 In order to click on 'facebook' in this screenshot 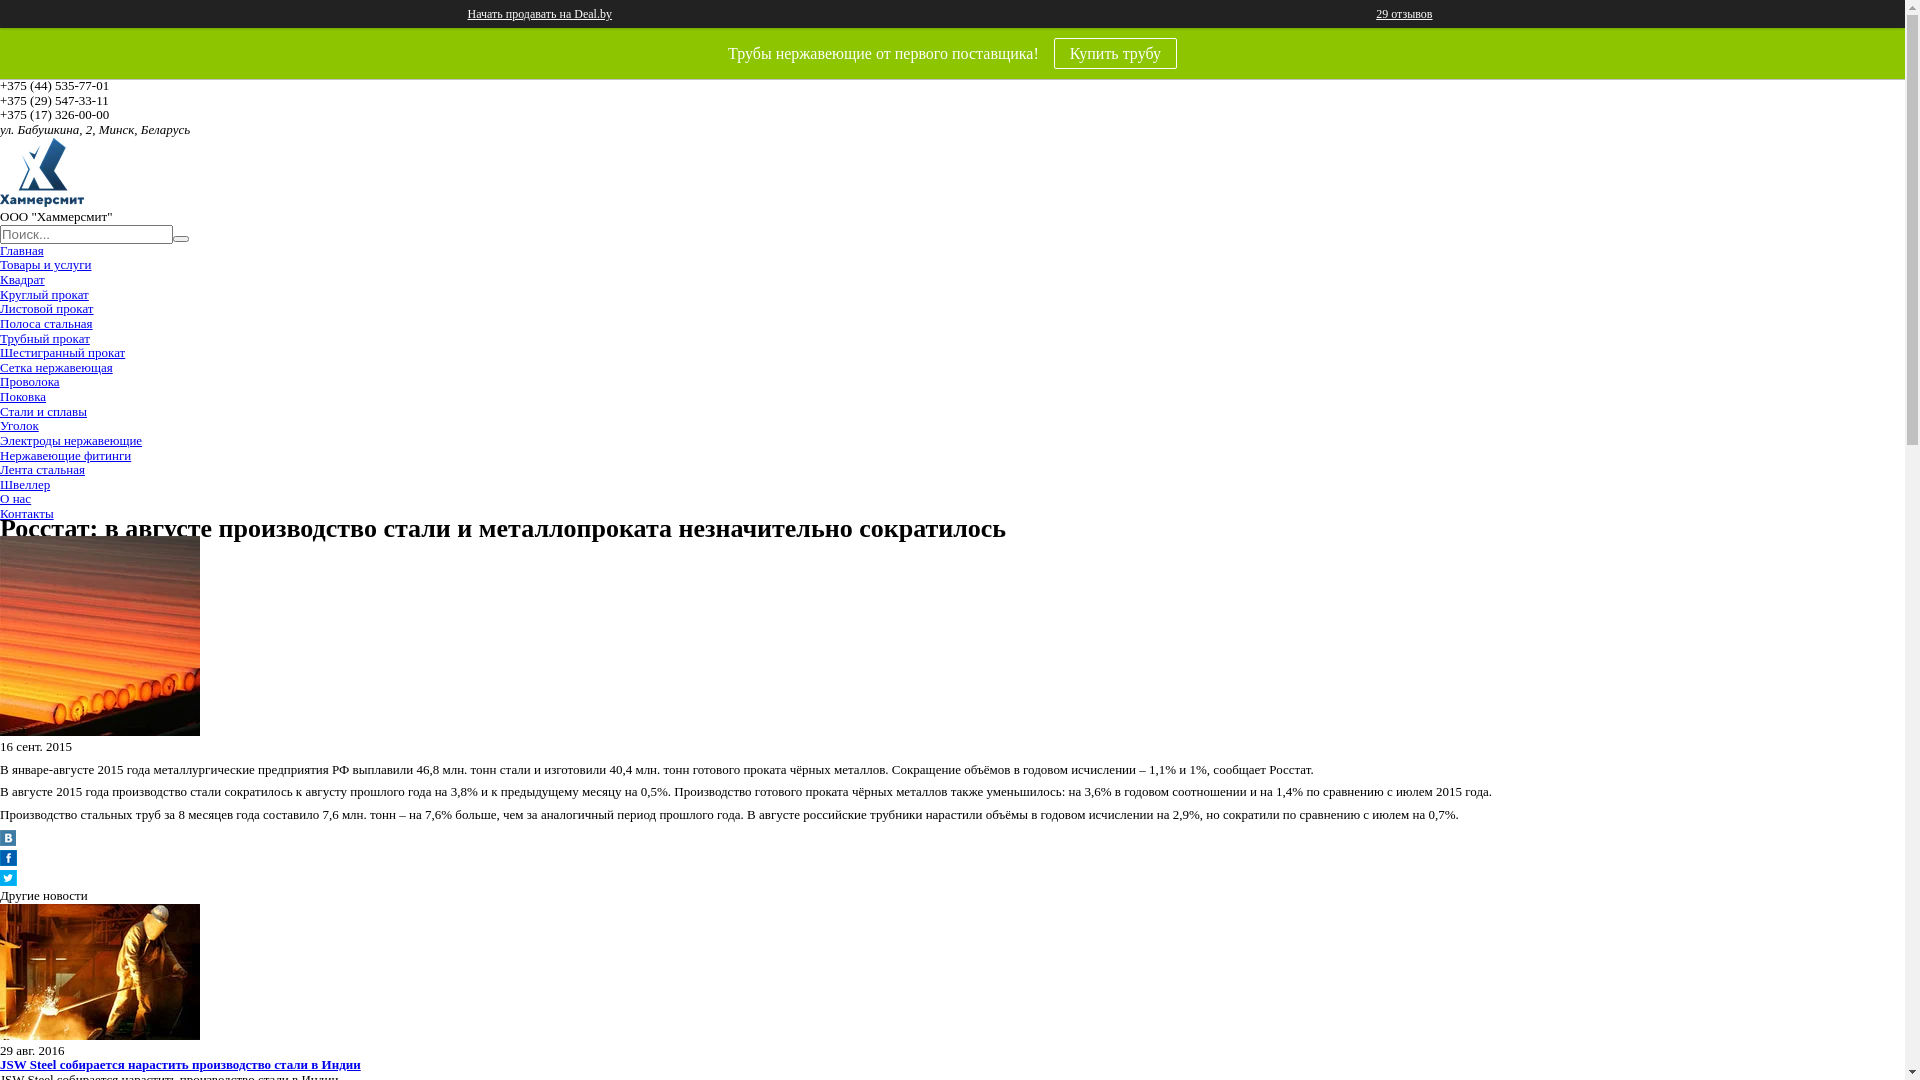, I will do `click(8, 860)`.